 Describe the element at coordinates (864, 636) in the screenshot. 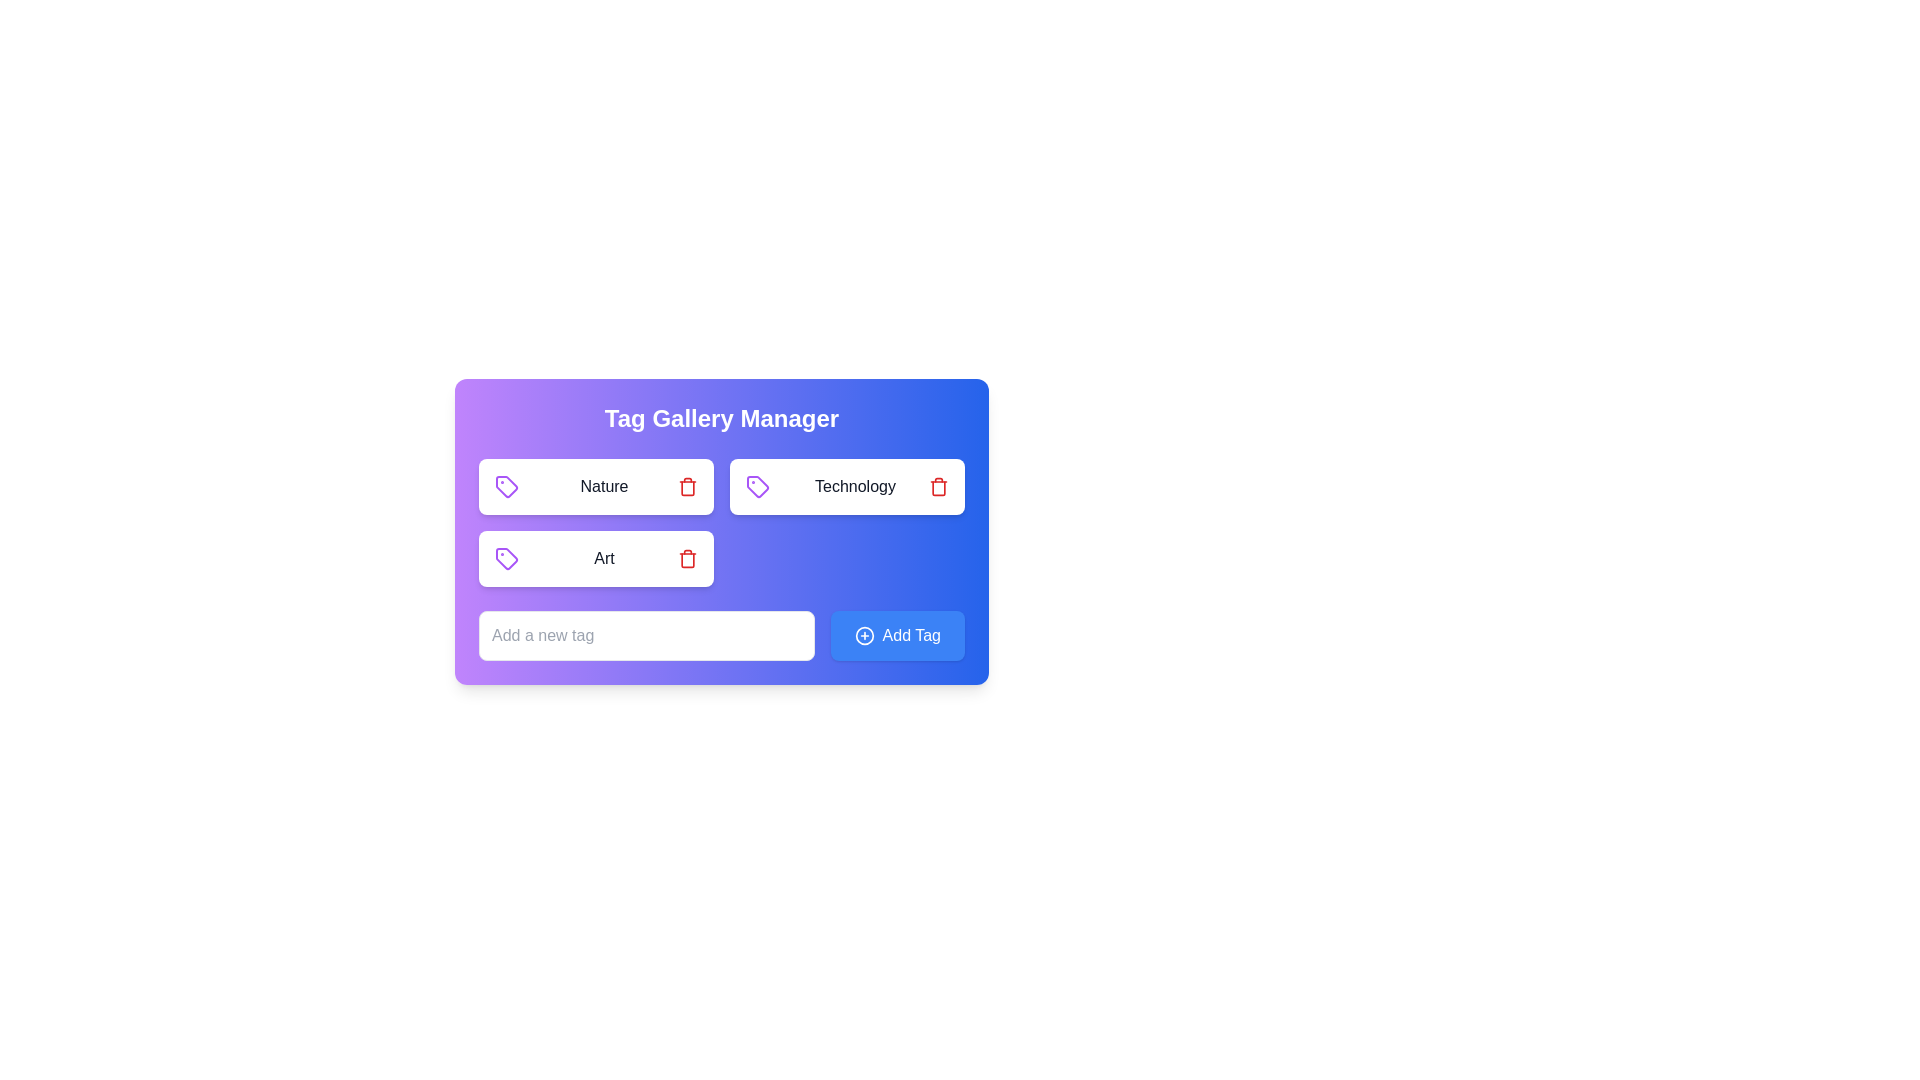

I see `the circular outline of the SVG graphic that serves as the base for the '+' symbol, located to the right of the 'Add Tag' button` at that location.